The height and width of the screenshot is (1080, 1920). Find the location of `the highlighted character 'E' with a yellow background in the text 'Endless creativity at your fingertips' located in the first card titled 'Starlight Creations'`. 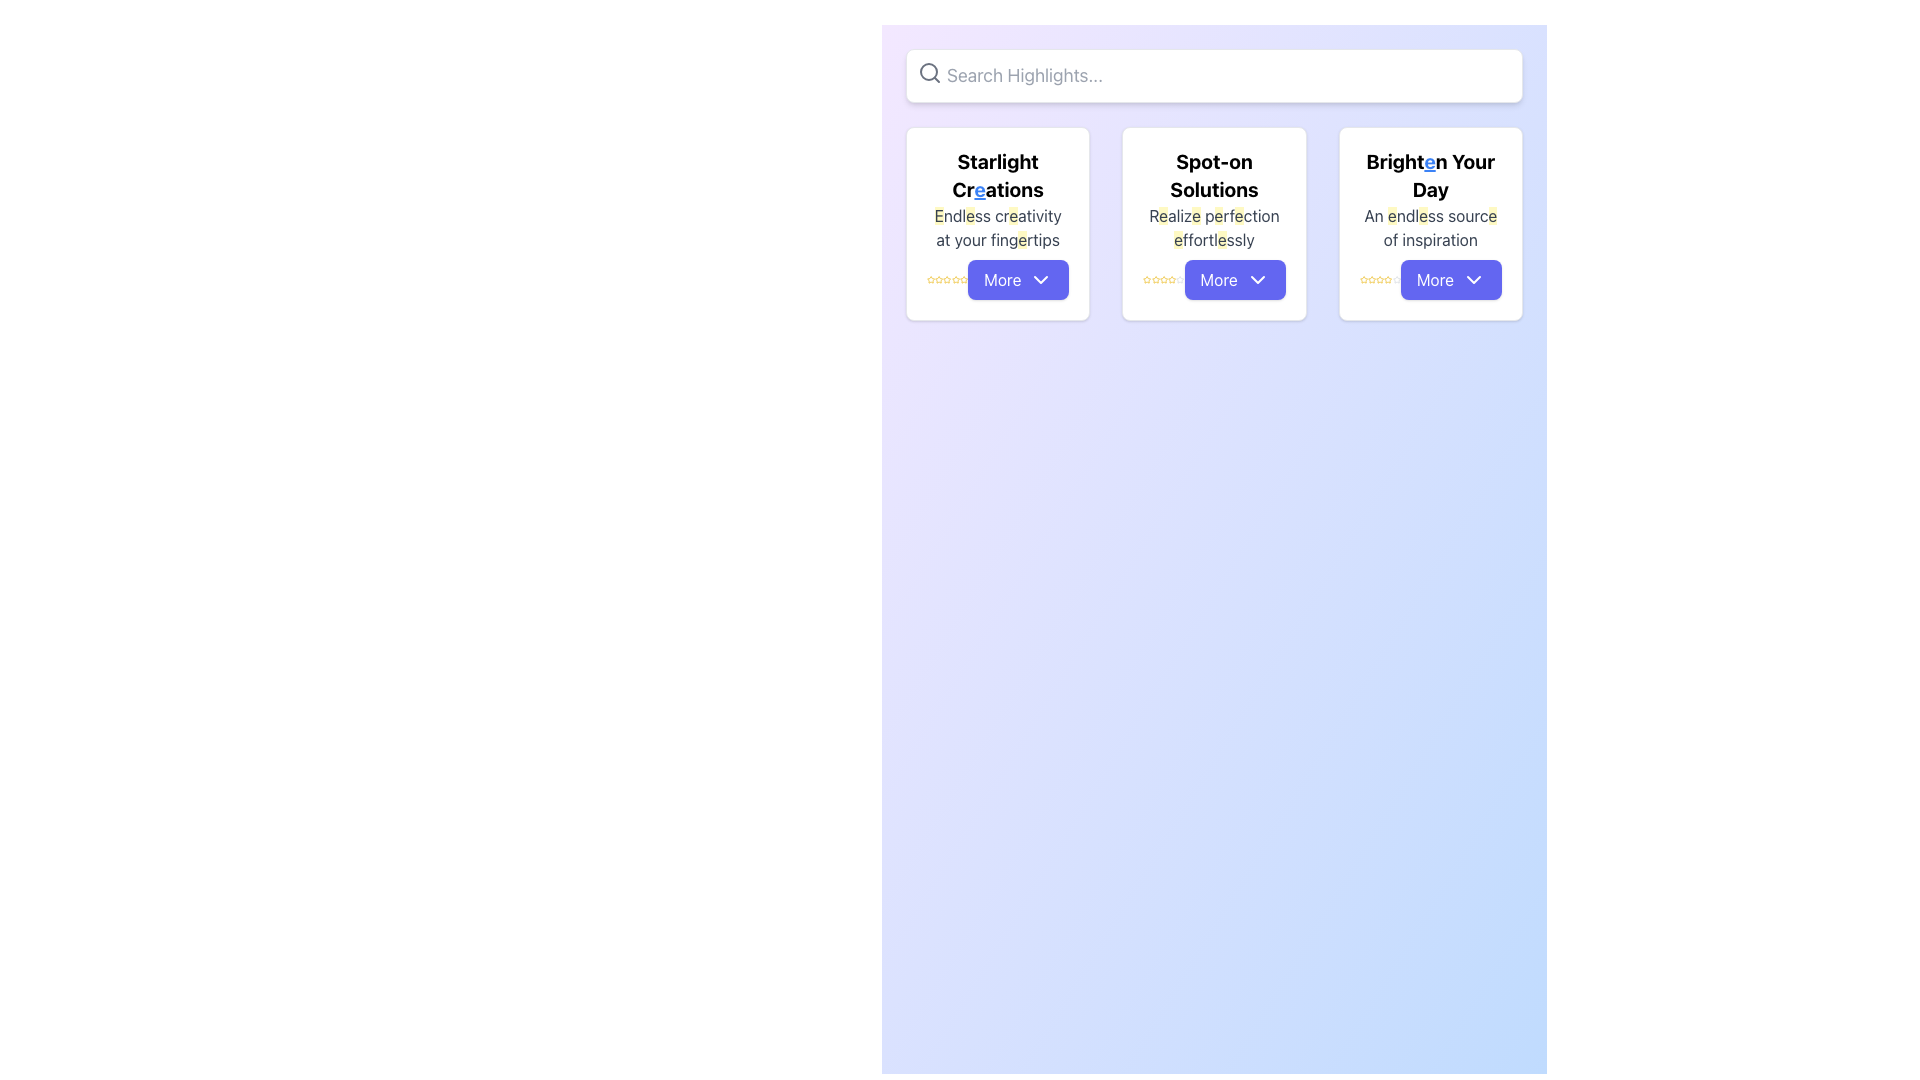

the highlighted character 'E' with a yellow background in the text 'Endless creativity at your fingertips' located in the first card titled 'Starlight Creations' is located at coordinates (938, 216).